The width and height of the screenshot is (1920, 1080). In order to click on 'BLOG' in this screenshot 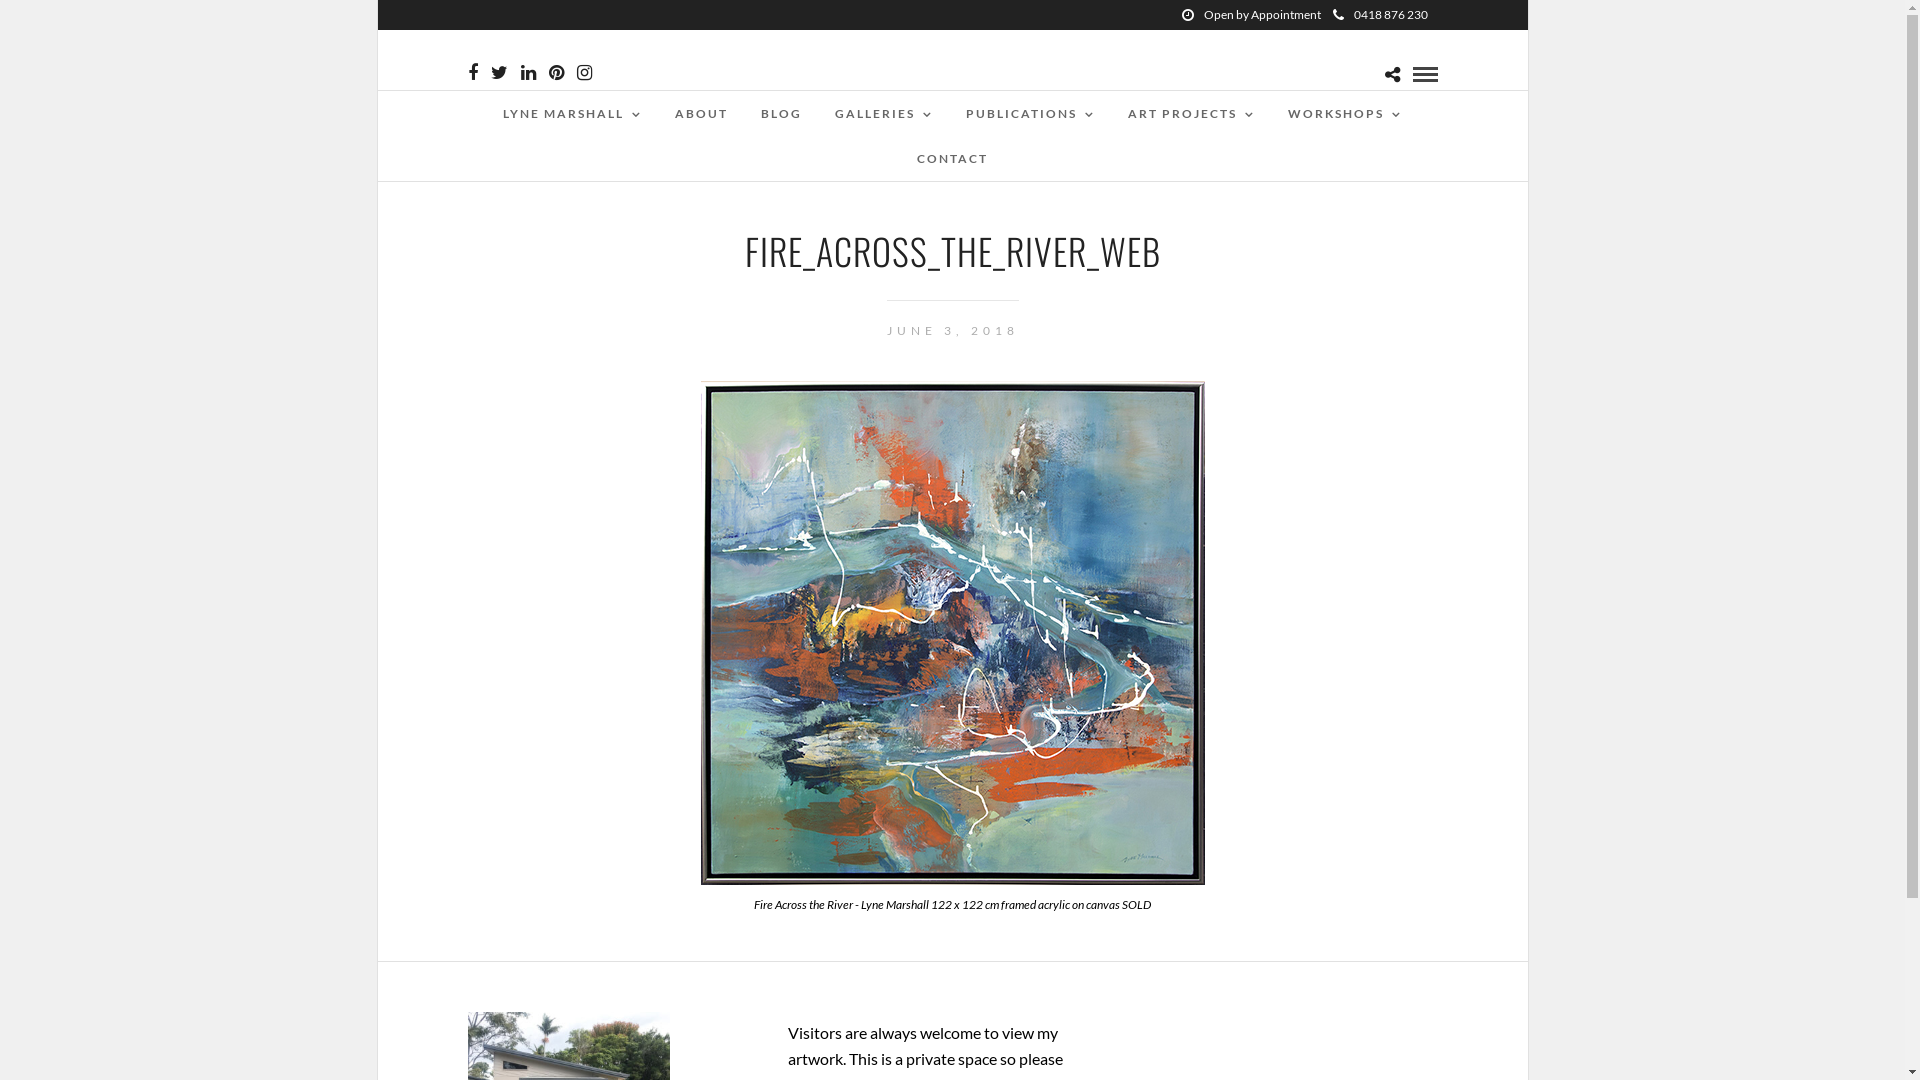, I will do `click(780, 113)`.